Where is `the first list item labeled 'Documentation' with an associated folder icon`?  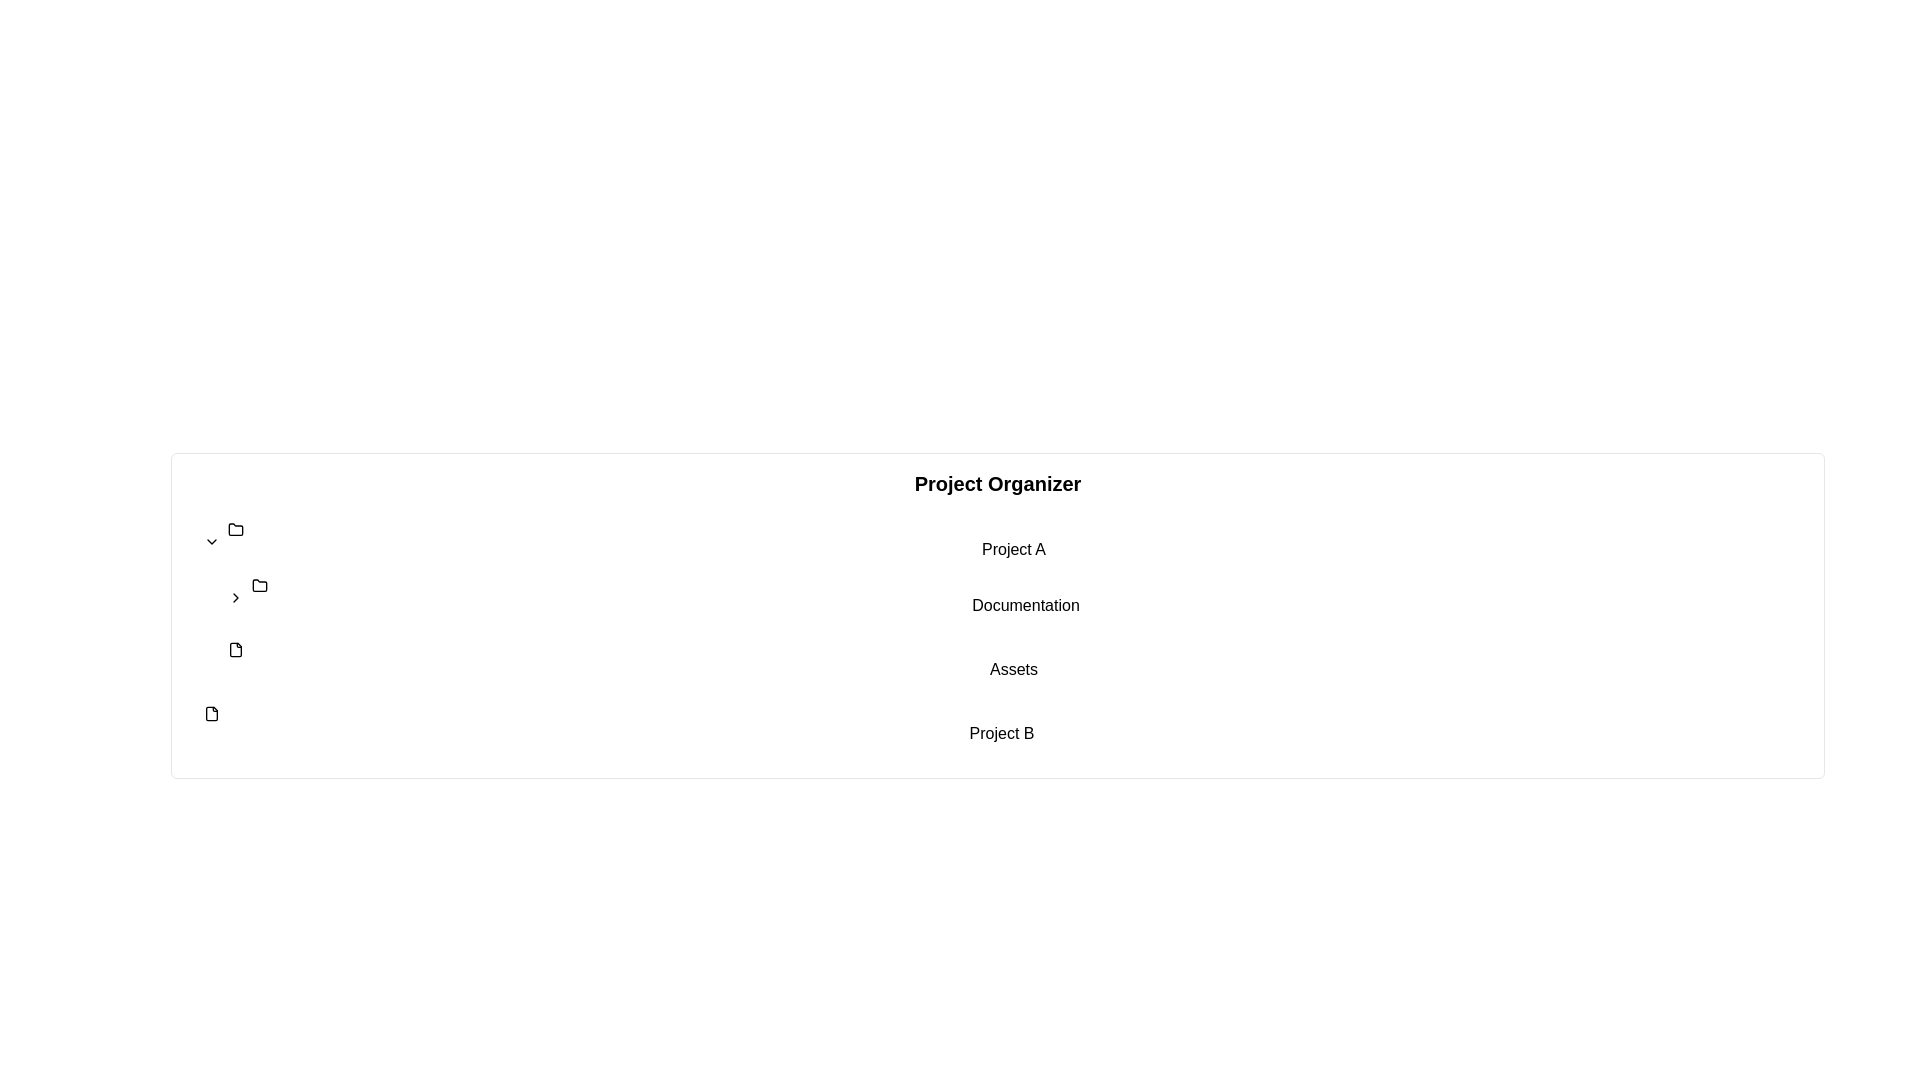 the first list item labeled 'Documentation' with an associated folder icon is located at coordinates (1013, 596).